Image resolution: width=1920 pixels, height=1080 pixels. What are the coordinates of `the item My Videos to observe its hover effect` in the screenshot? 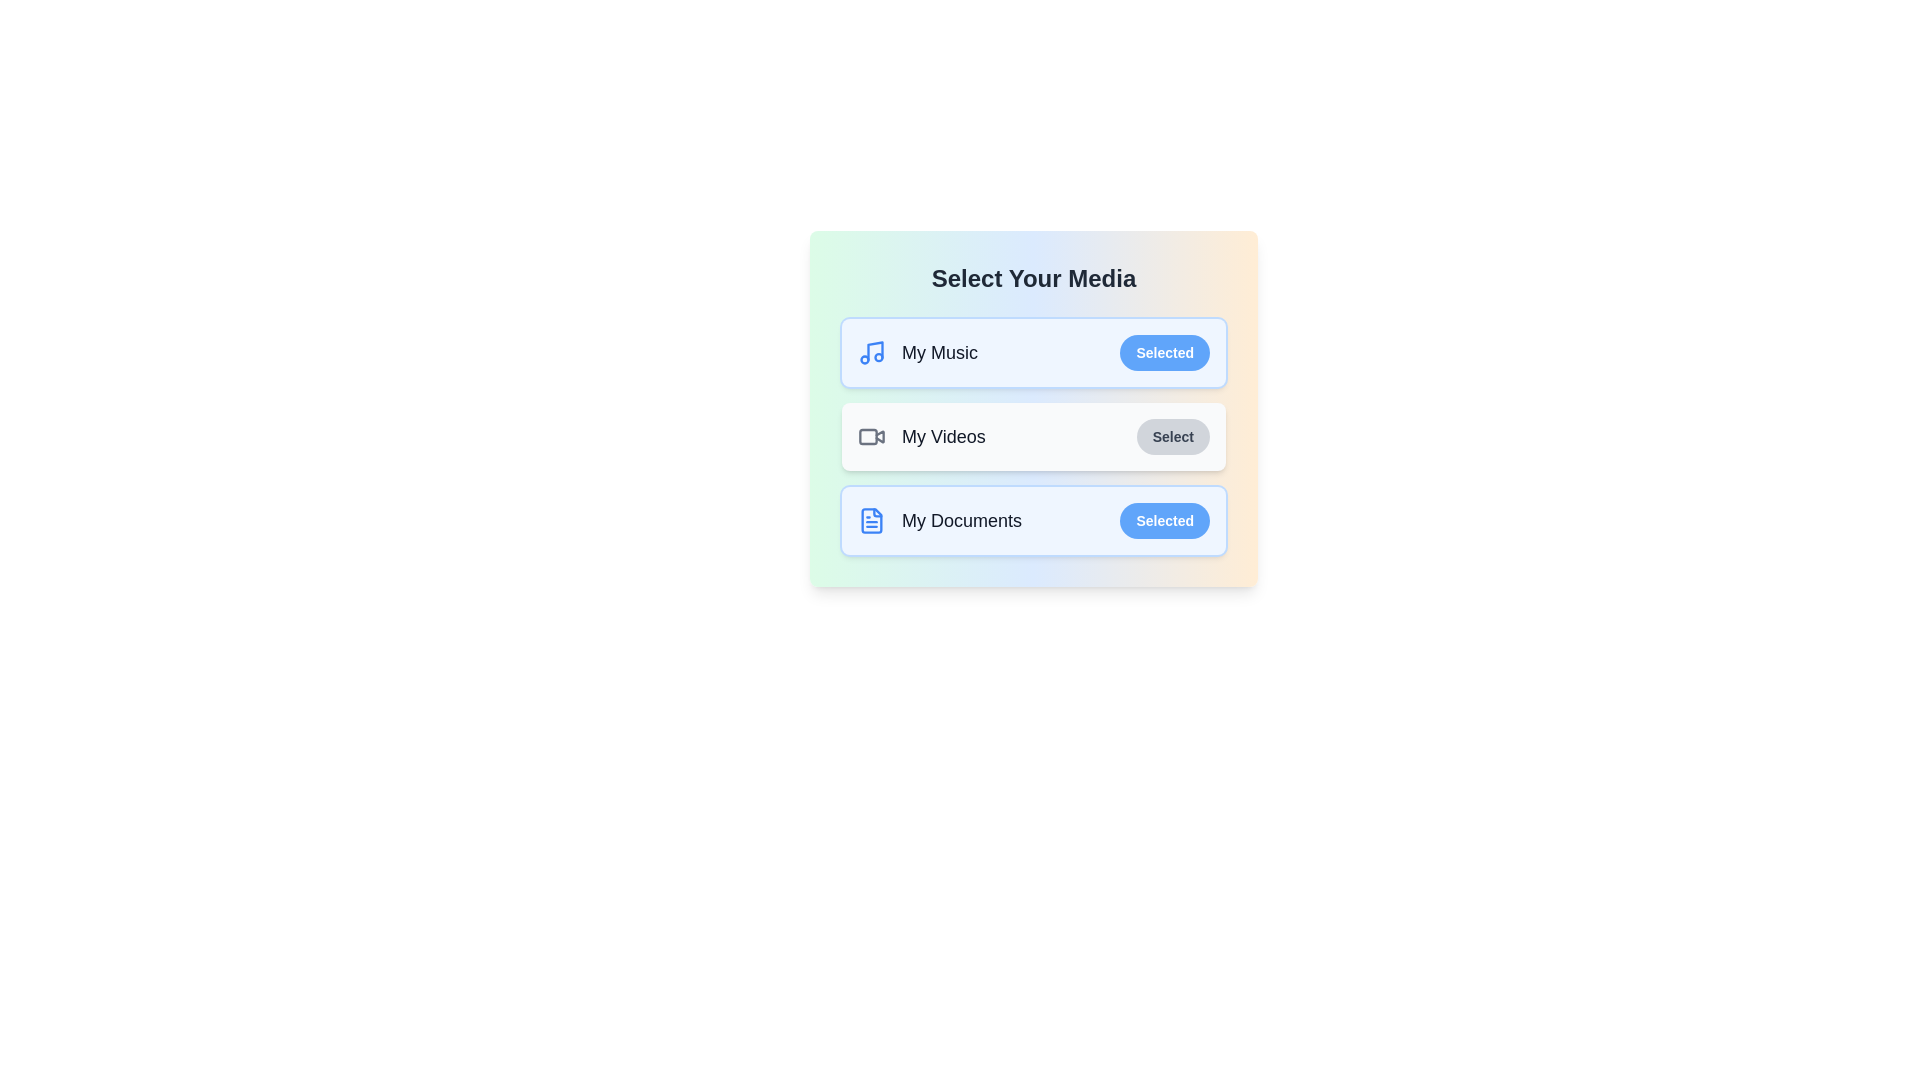 It's located at (1033, 435).